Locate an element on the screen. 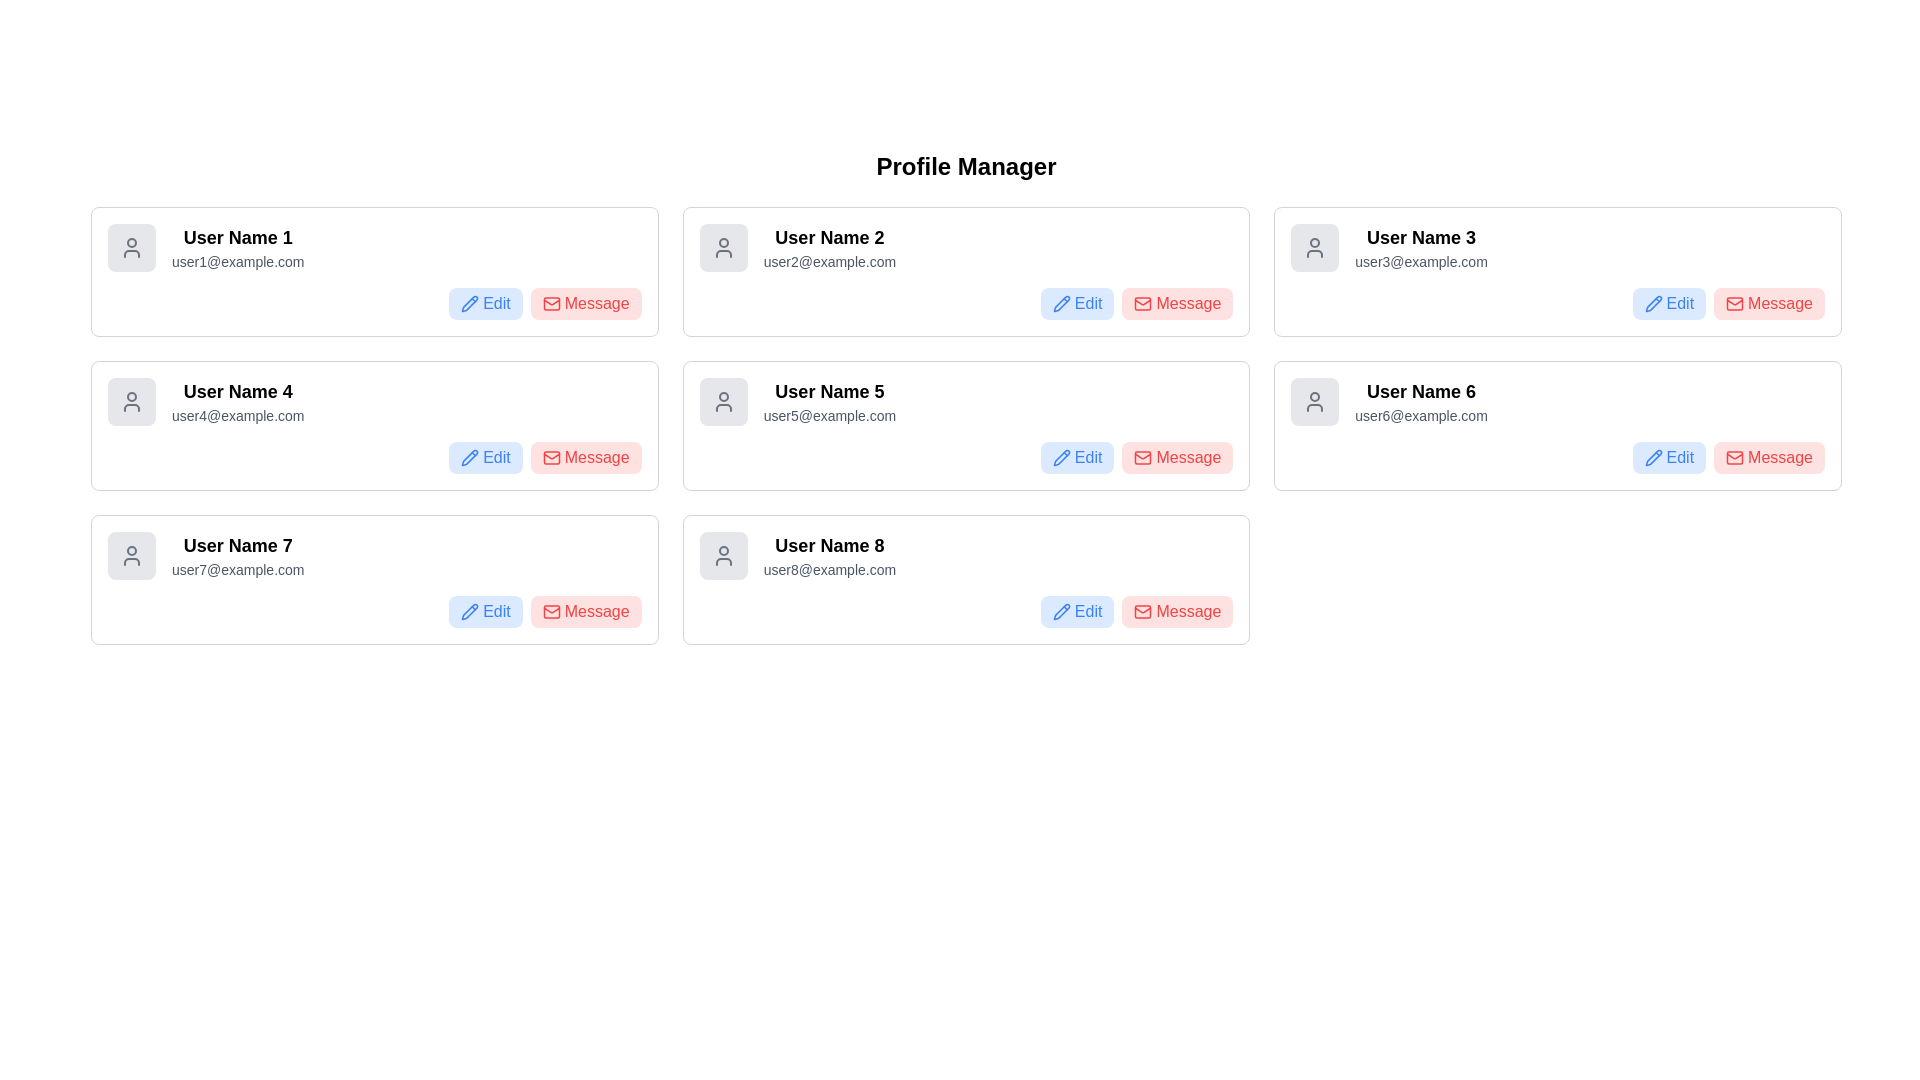  the text label displaying 'user8@example.com', which is styled in small gray font and located under the user's name in the eighth profile card is located at coordinates (829, 570).